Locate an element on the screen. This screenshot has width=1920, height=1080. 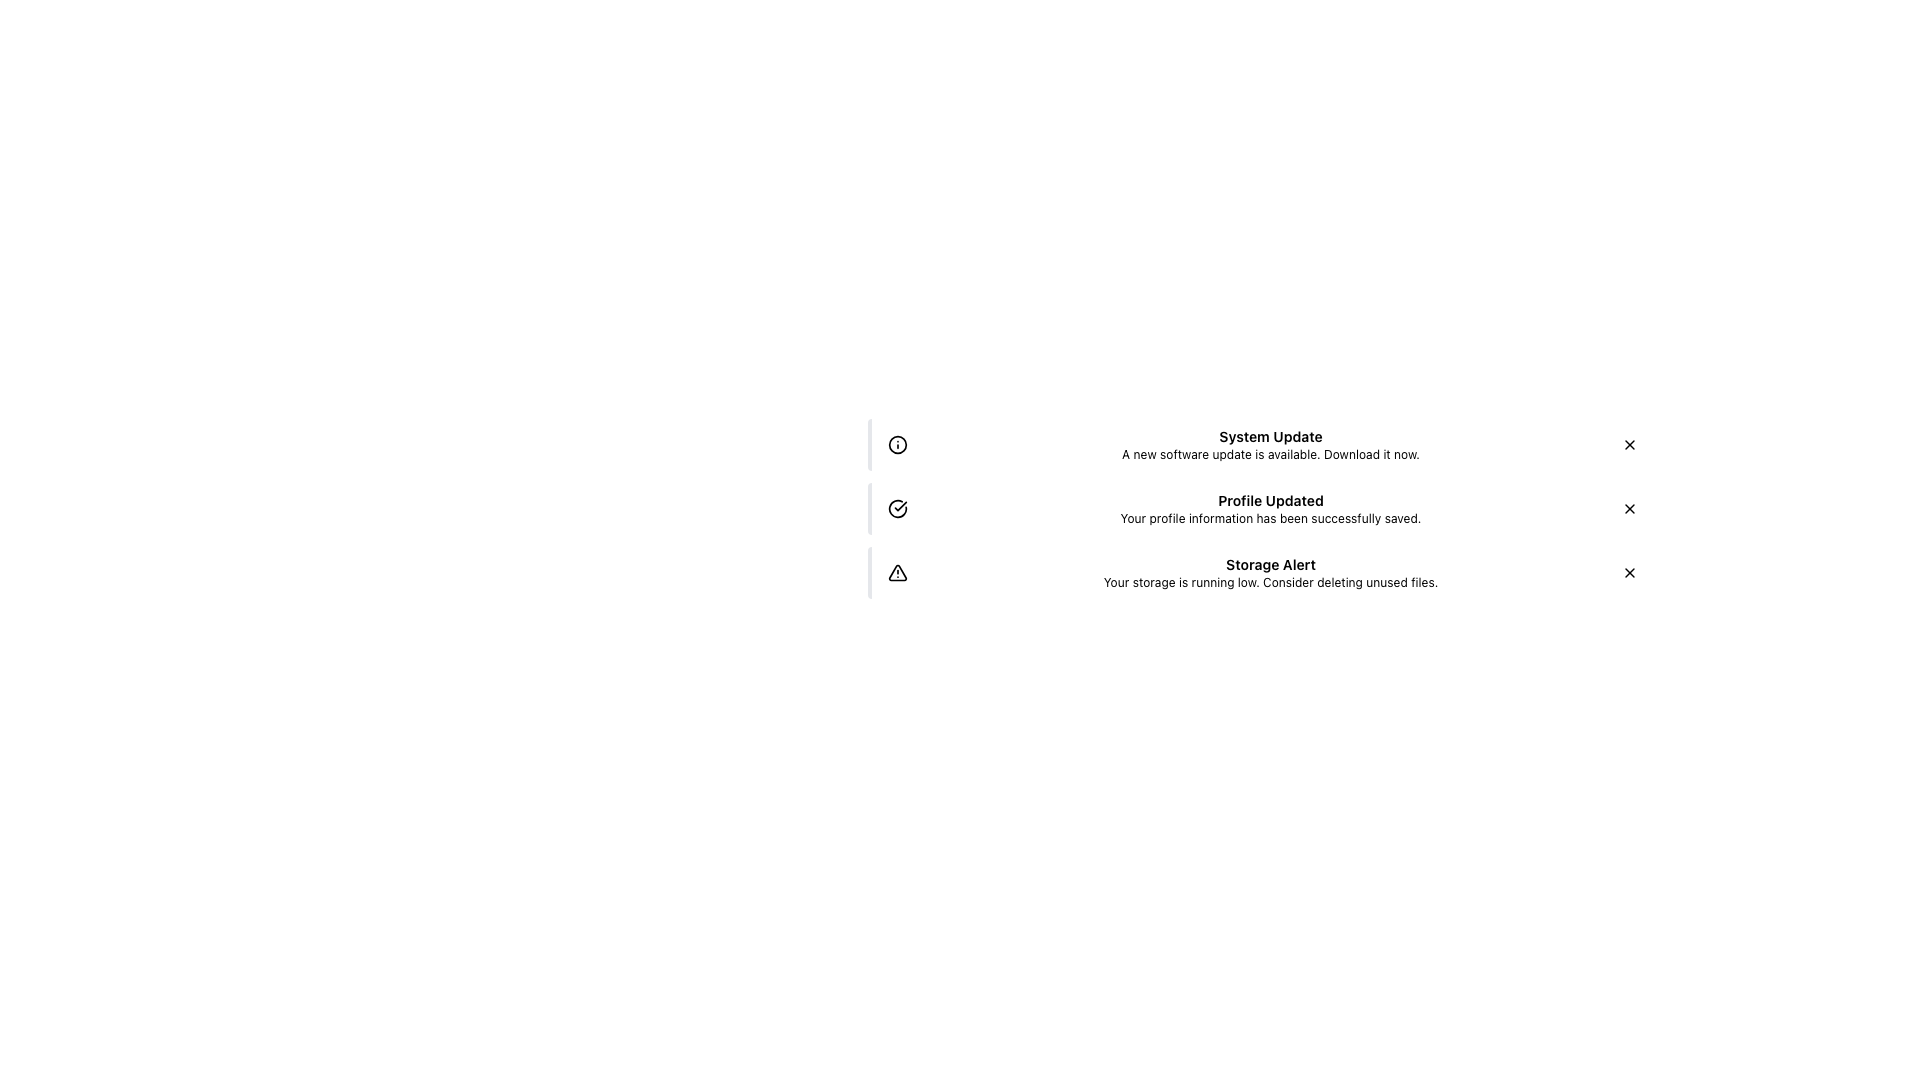
system notification text element displaying 'System Update' and its subtext 'A new software update is available. Download it now.' is located at coordinates (1270, 443).